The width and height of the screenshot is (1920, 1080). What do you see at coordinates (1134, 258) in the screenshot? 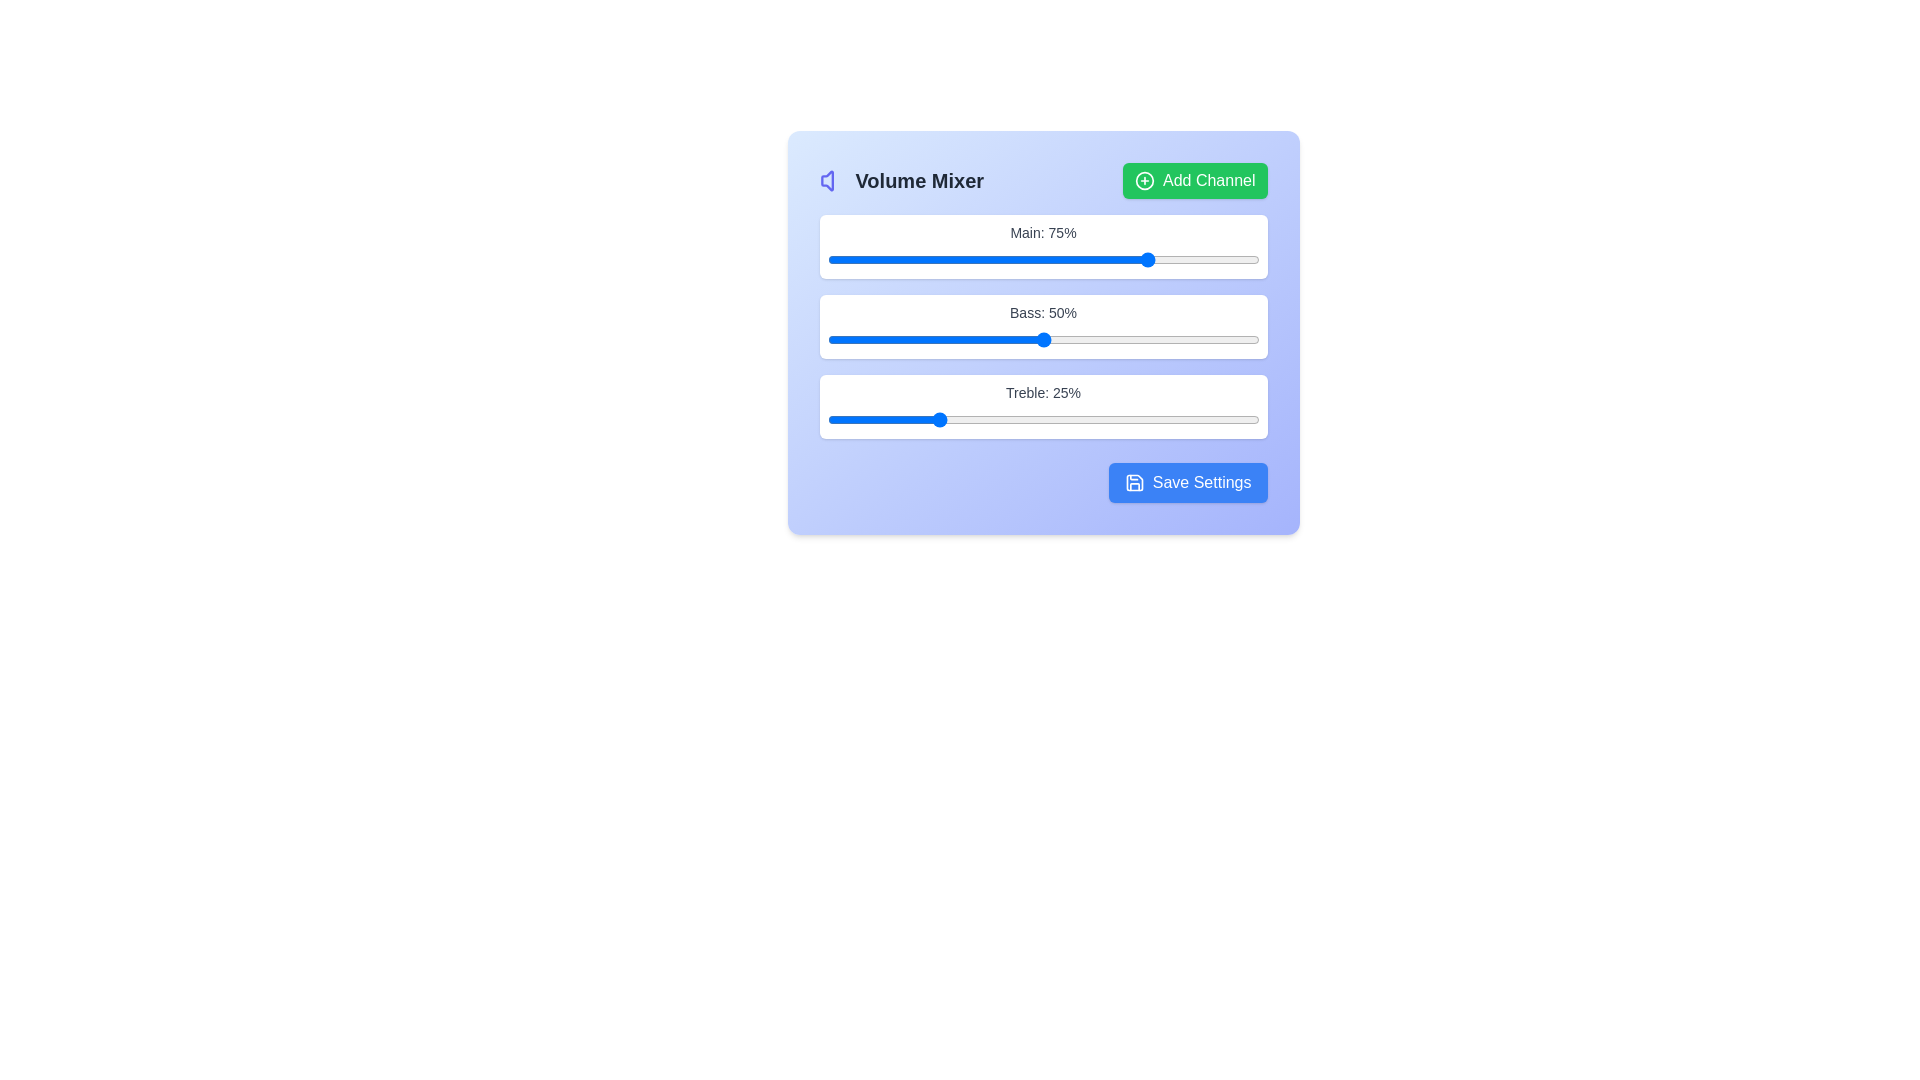
I see `the main volume slider` at bounding box center [1134, 258].